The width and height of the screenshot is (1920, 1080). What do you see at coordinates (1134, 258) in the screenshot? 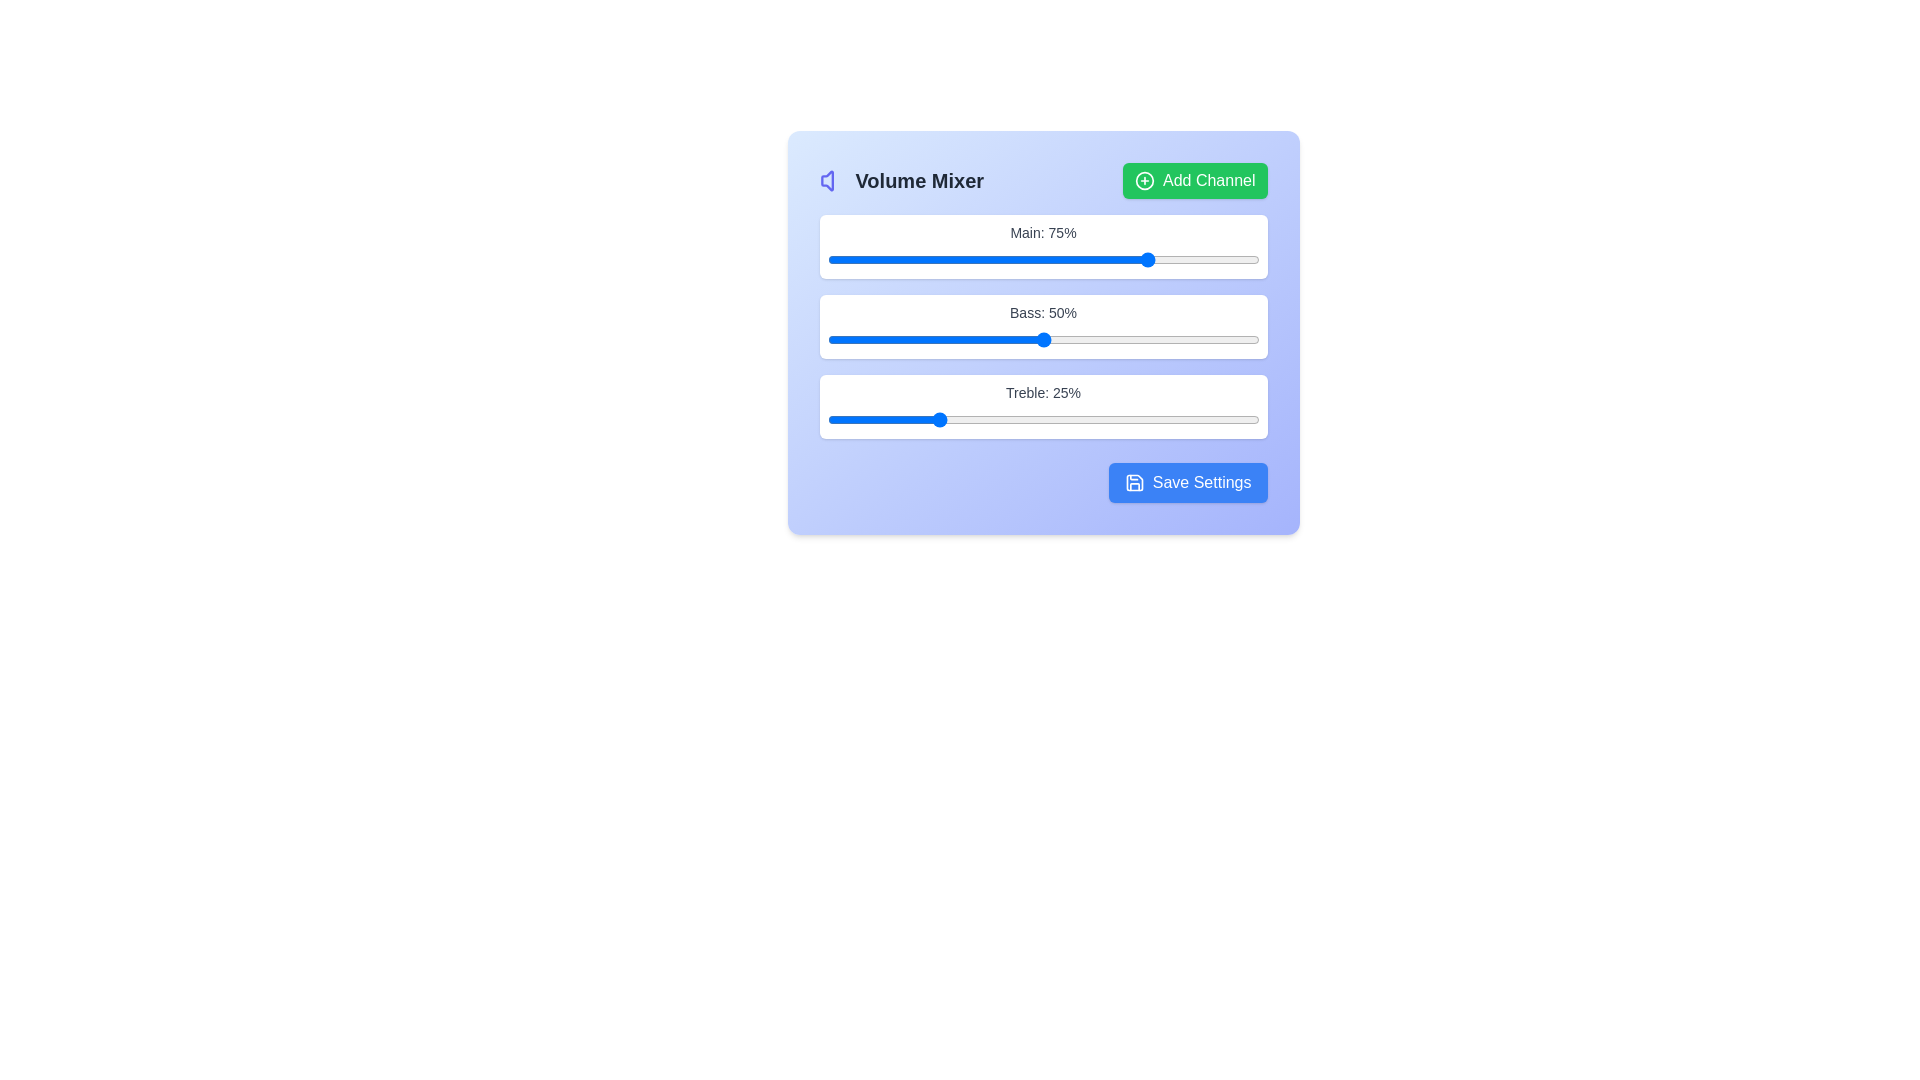
I see `the main volume slider` at bounding box center [1134, 258].